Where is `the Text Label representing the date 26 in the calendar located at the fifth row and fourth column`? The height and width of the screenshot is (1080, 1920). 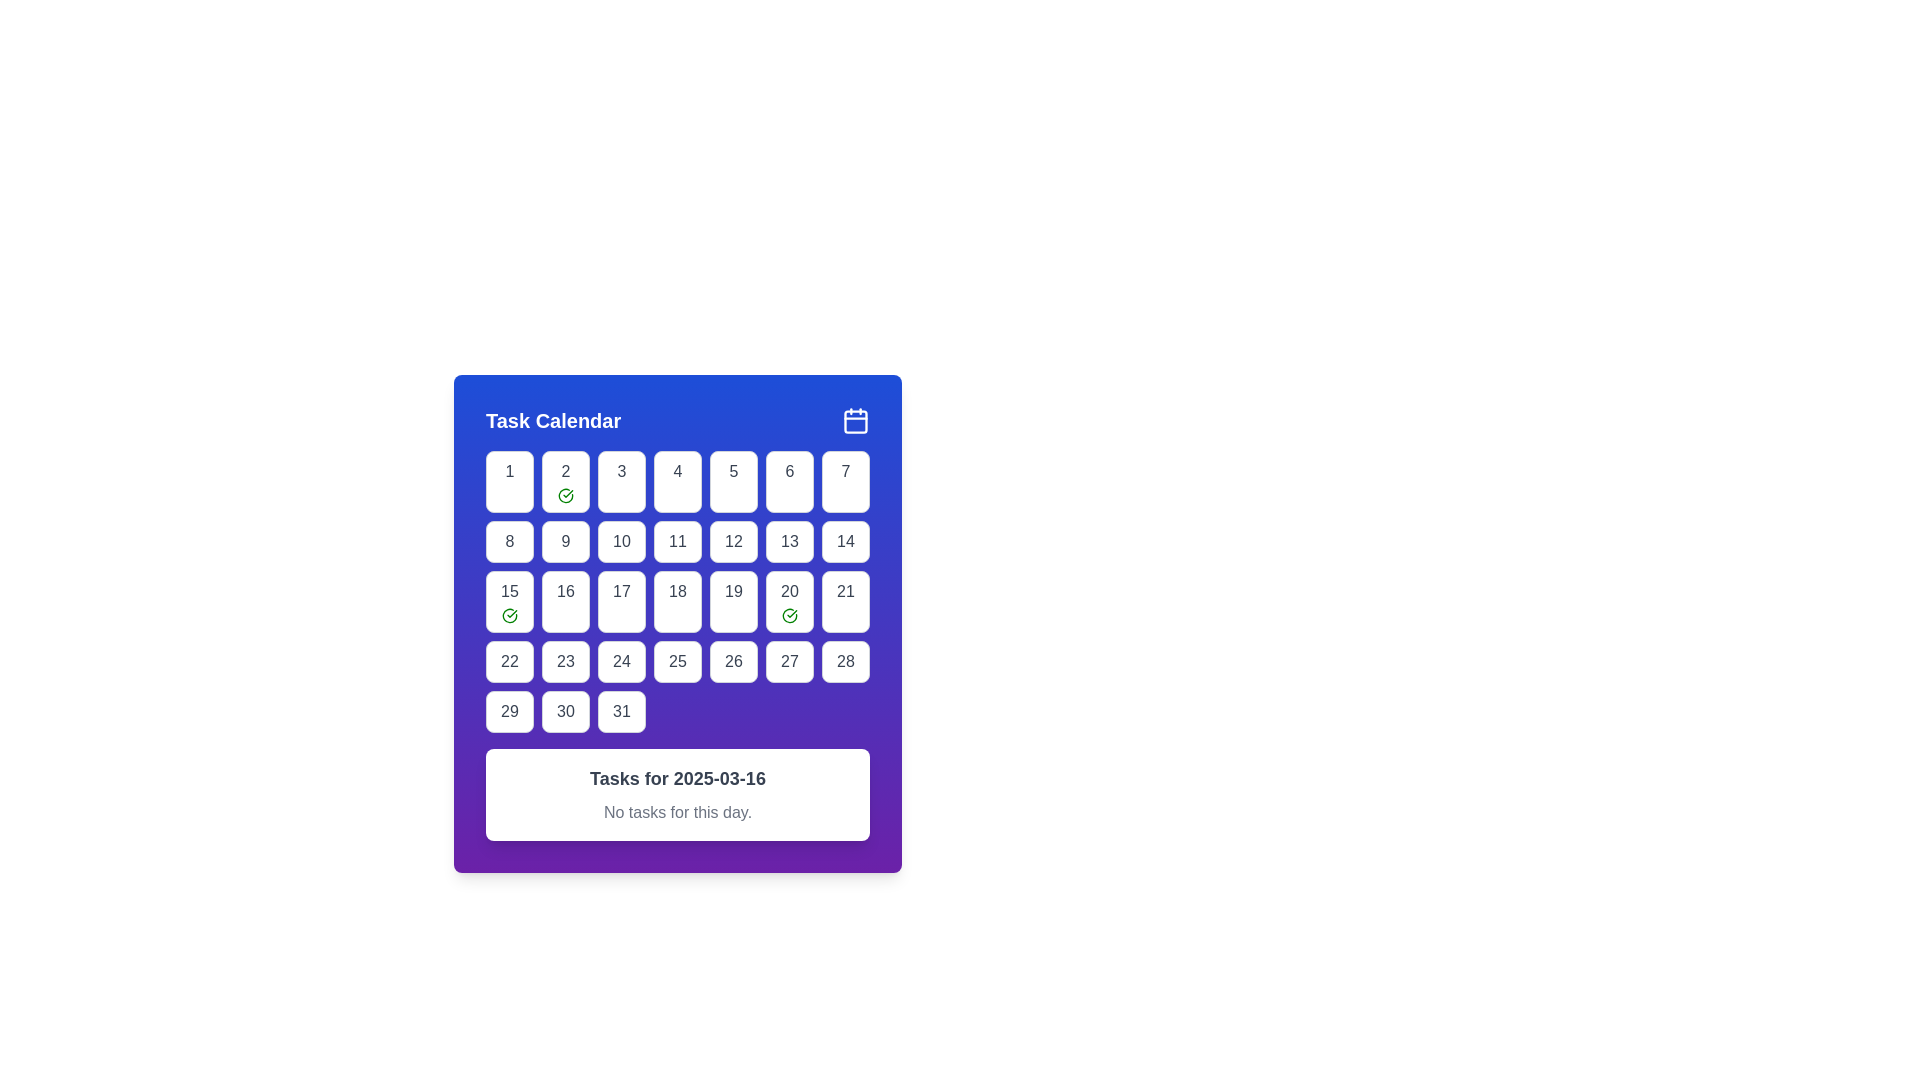 the Text Label representing the date 26 in the calendar located at the fifth row and fourth column is located at coordinates (733, 662).